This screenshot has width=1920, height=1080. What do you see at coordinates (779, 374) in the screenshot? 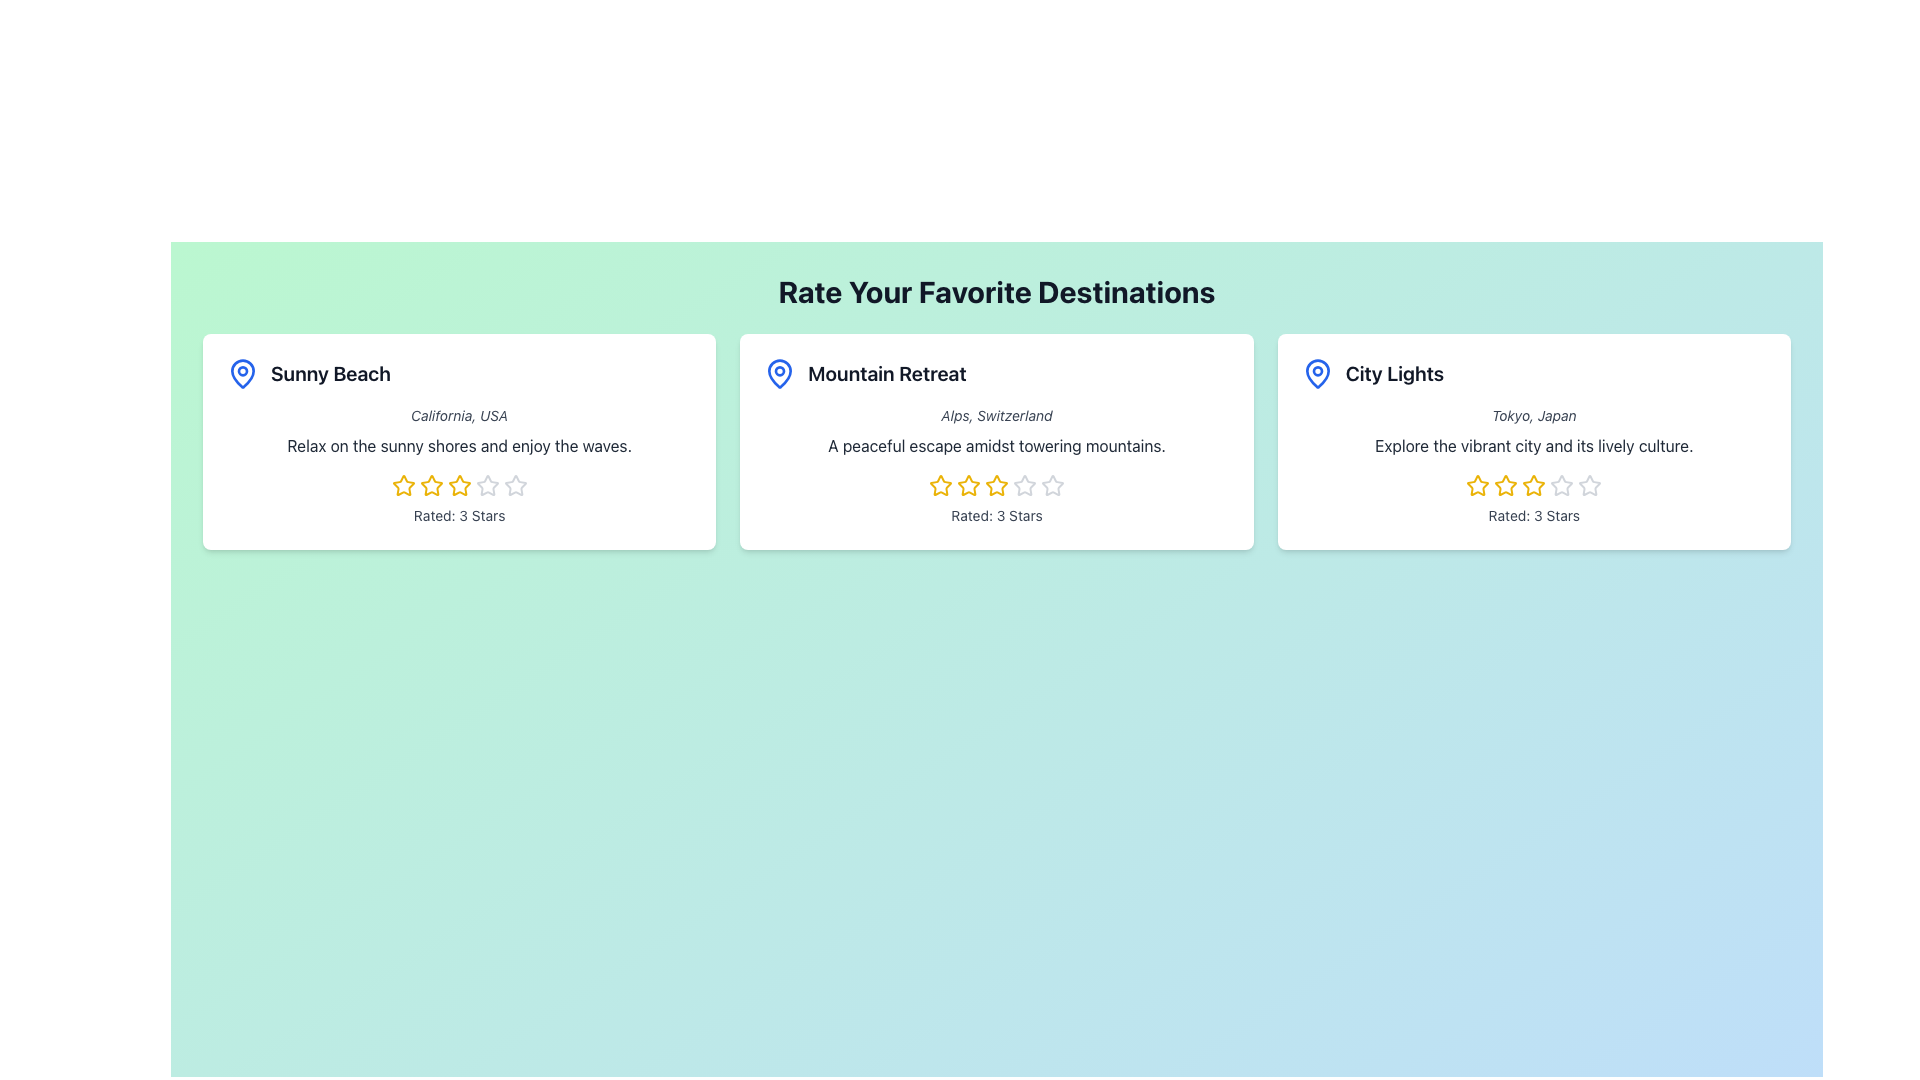
I see `the pin icon located at the upper-left corner of the 'Mountain Retreat' card, which represents a geographic point related to the destination` at bounding box center [779, 374].